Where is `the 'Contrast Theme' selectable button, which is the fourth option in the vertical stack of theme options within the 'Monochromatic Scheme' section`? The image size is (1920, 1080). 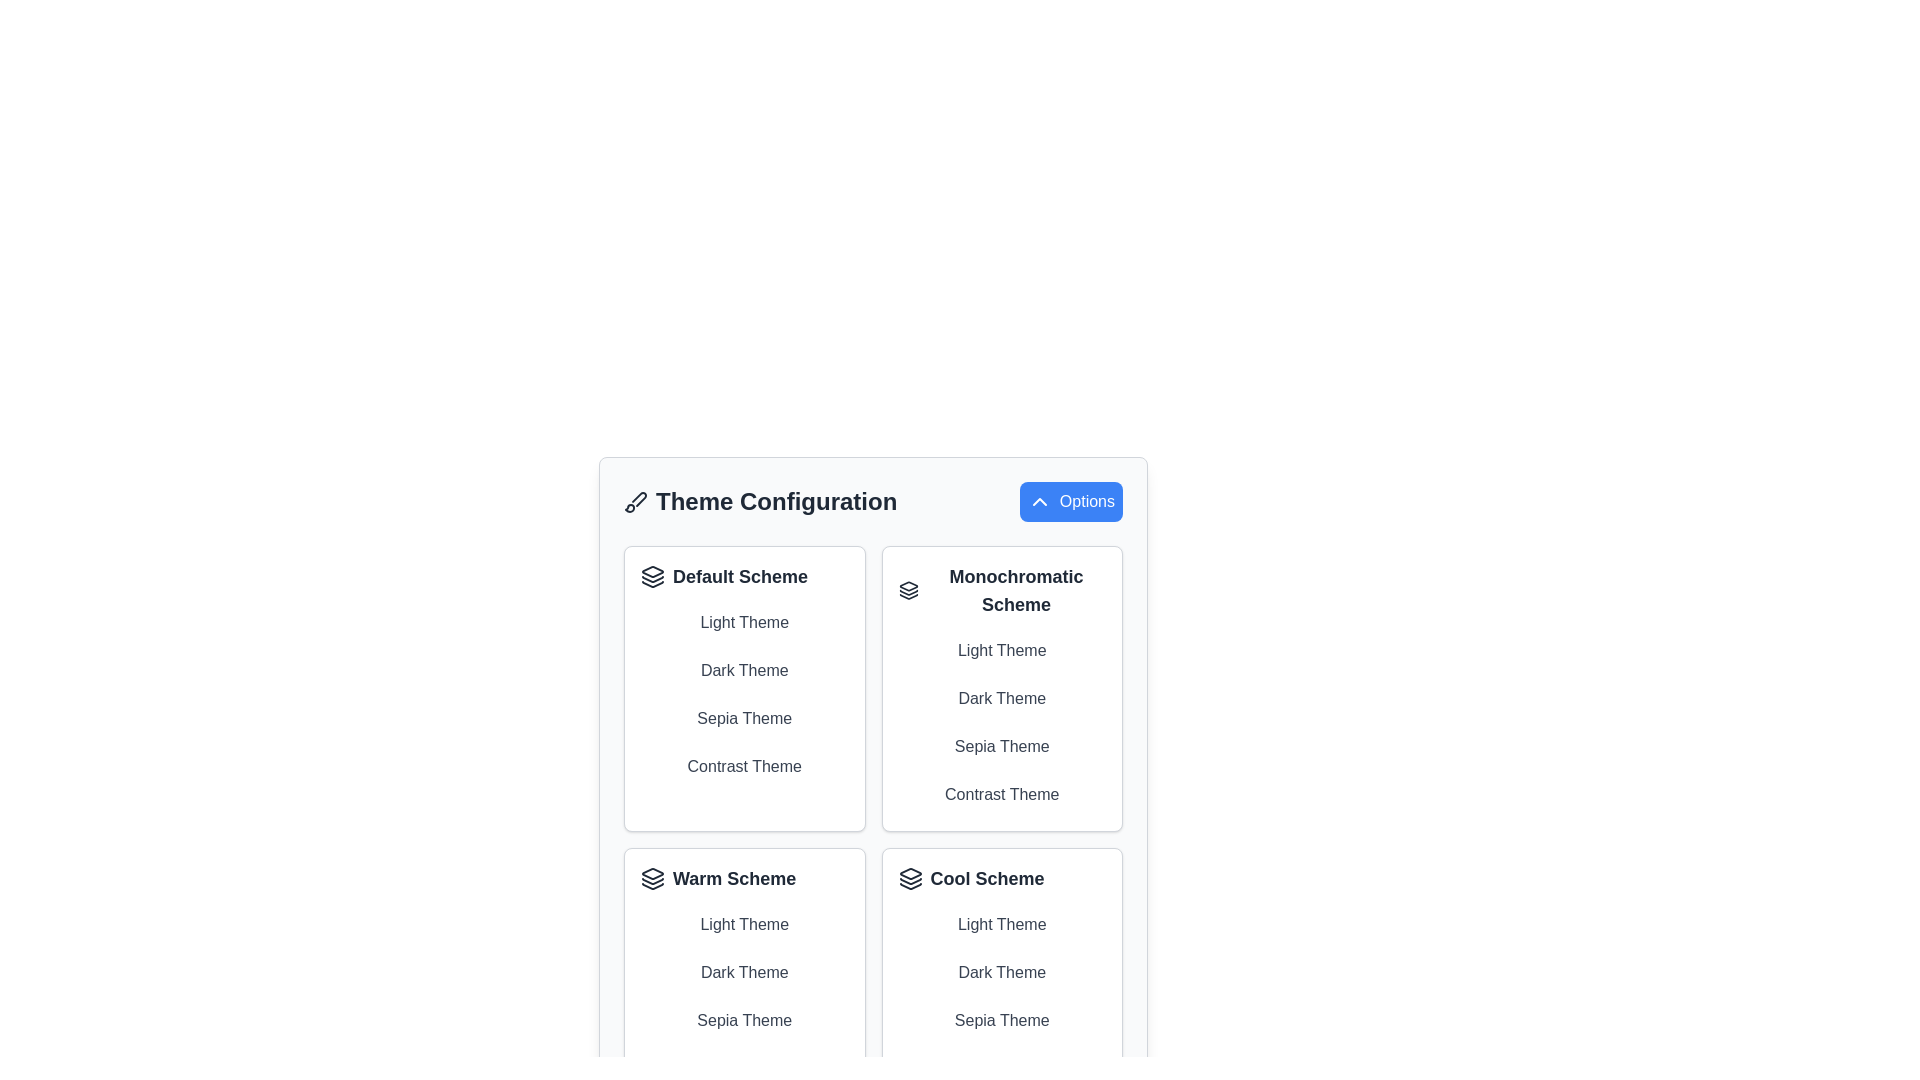 the 'Contrast Theme' selectable button, which is the fourth option in the vertical stack of theme options within the 'Monochromatic Scheme' section is located at coordinates (1002, 793).